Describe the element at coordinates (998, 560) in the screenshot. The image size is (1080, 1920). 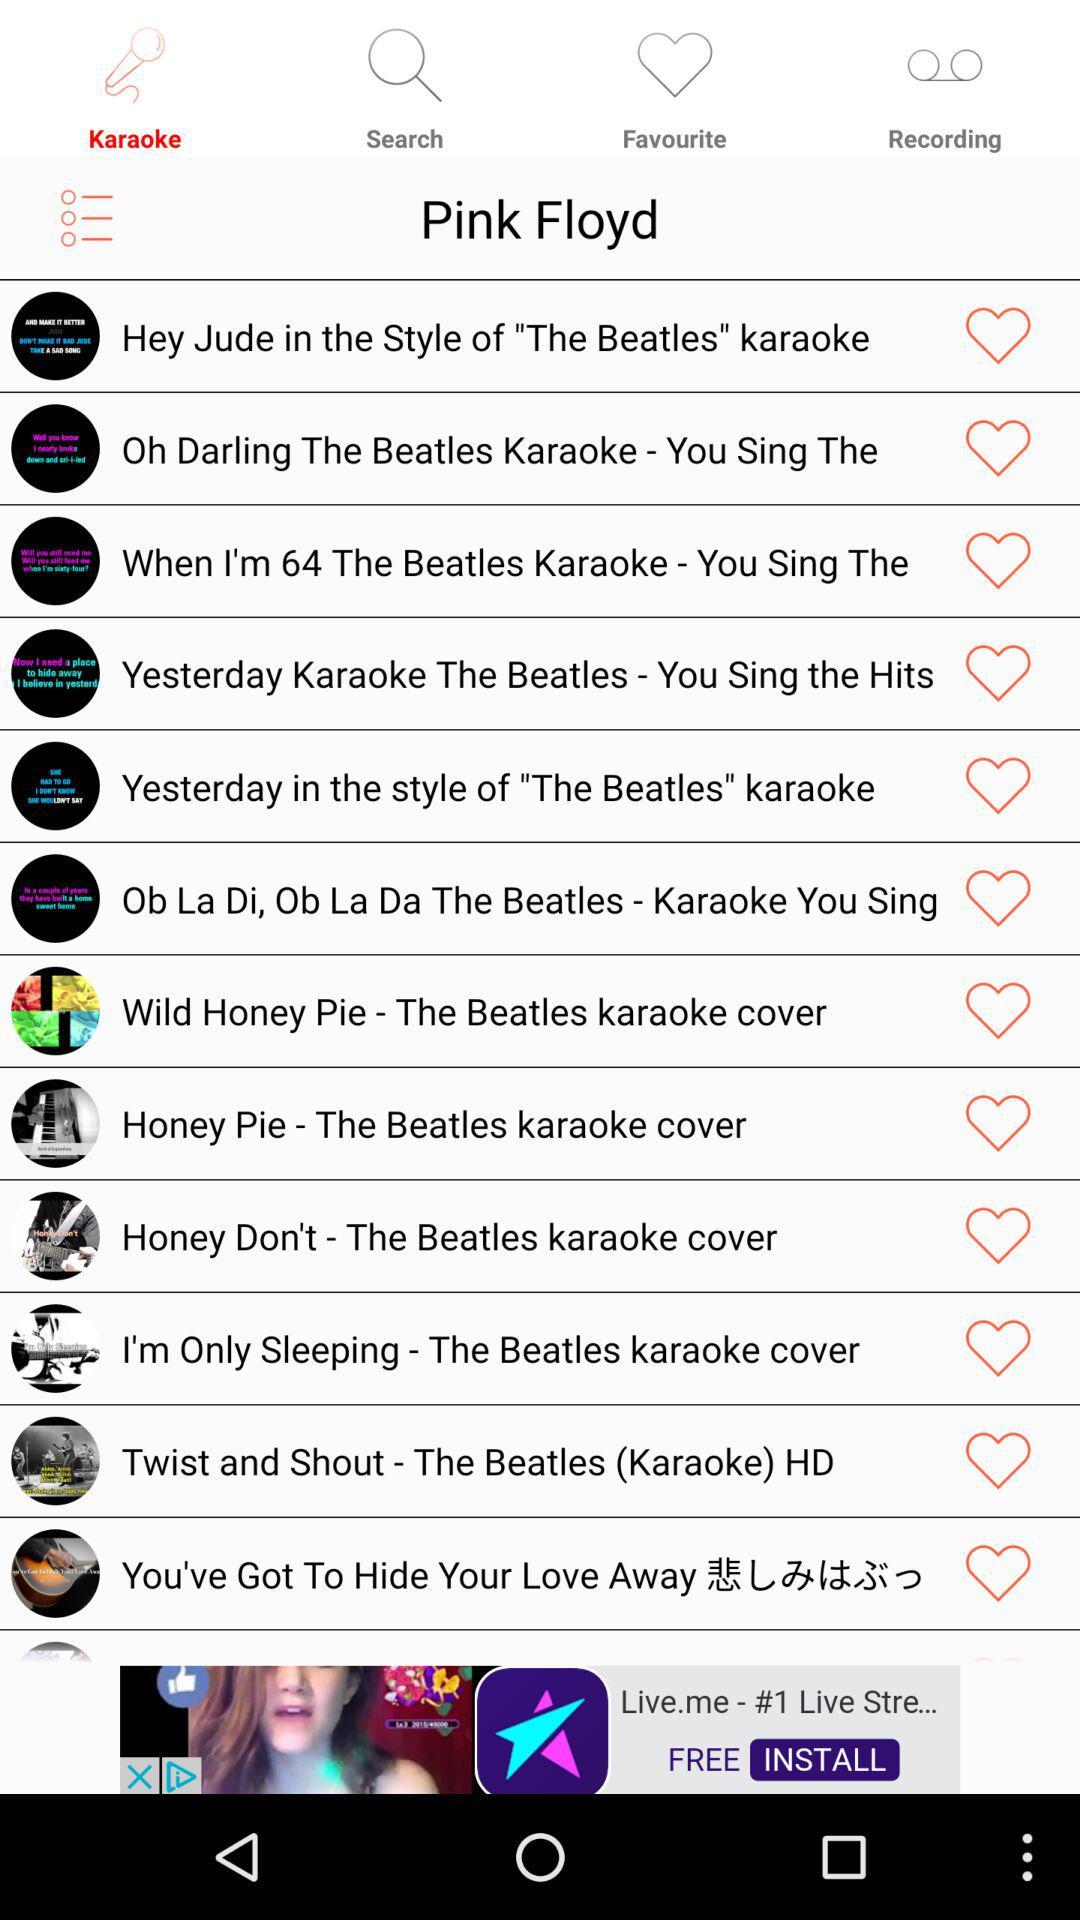
I see `like the song` at that location.